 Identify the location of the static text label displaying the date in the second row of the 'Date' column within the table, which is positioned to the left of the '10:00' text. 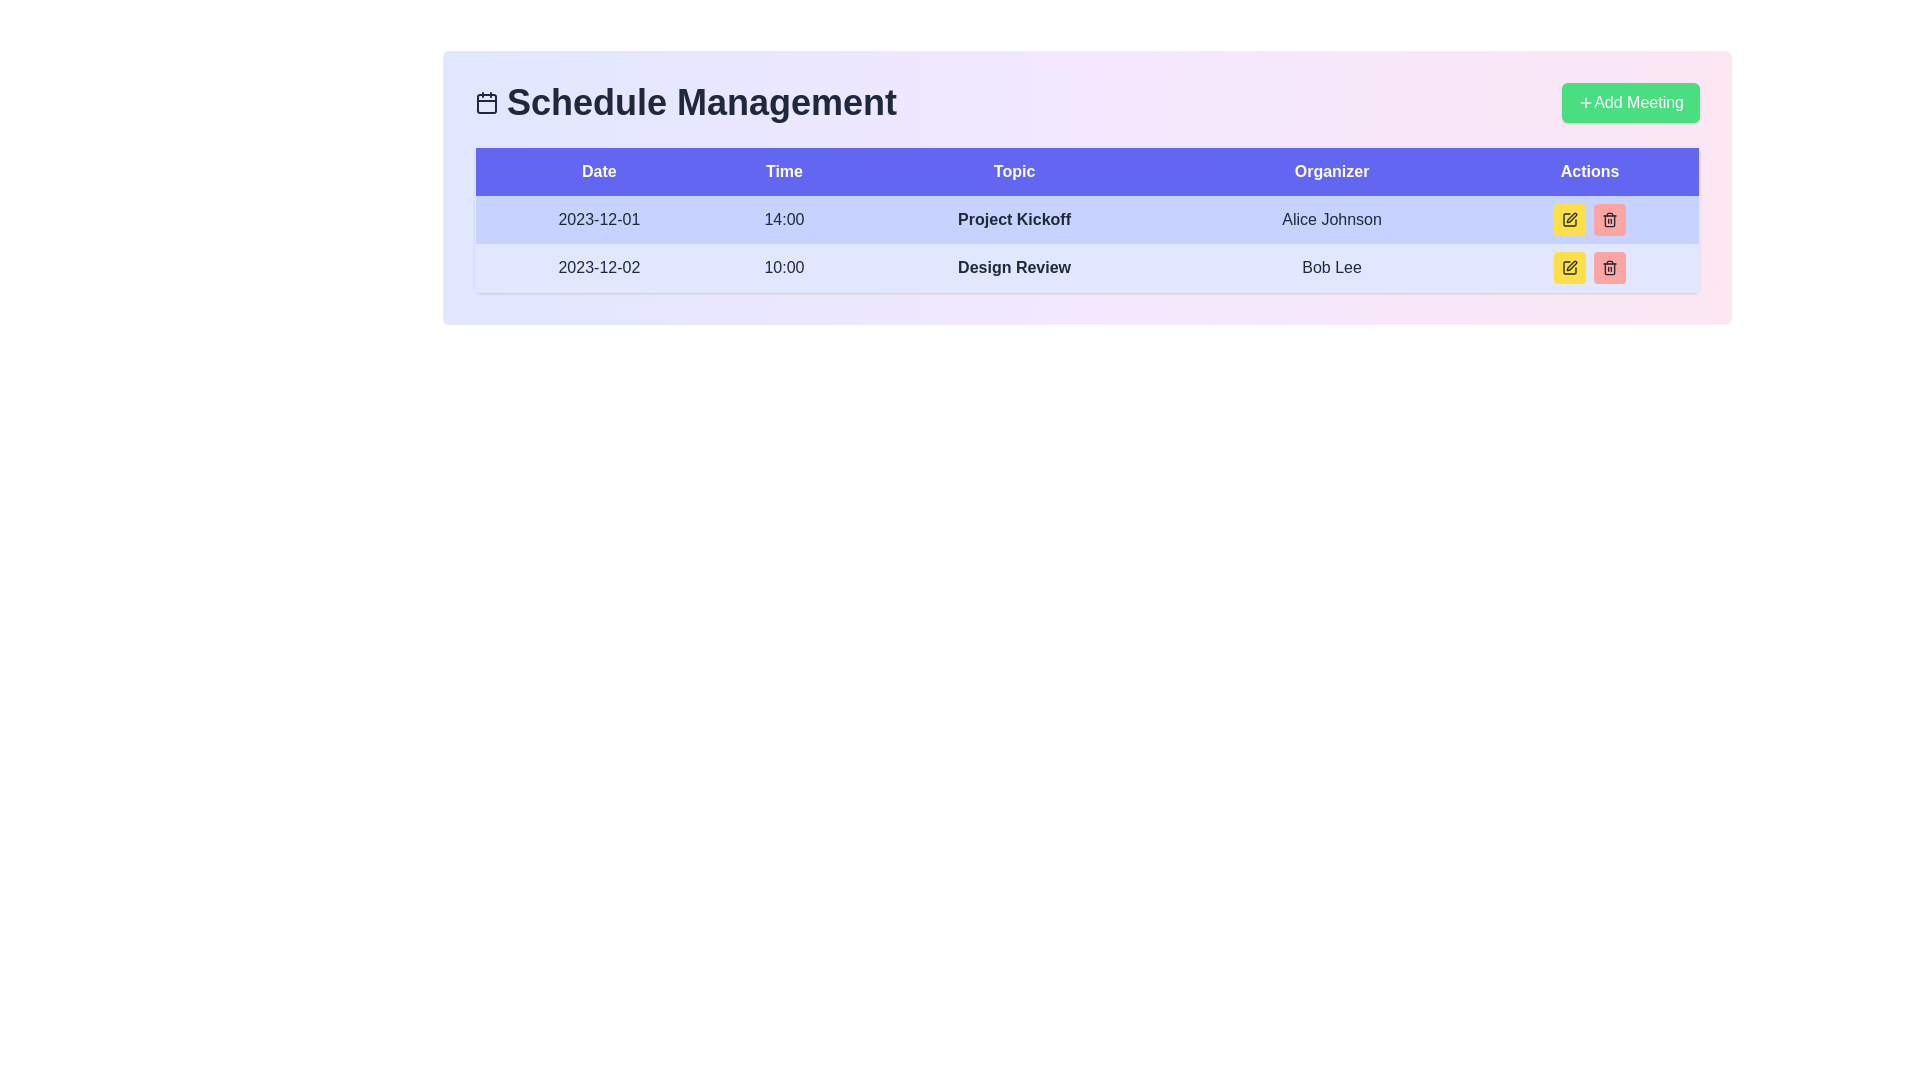
(598, 267).